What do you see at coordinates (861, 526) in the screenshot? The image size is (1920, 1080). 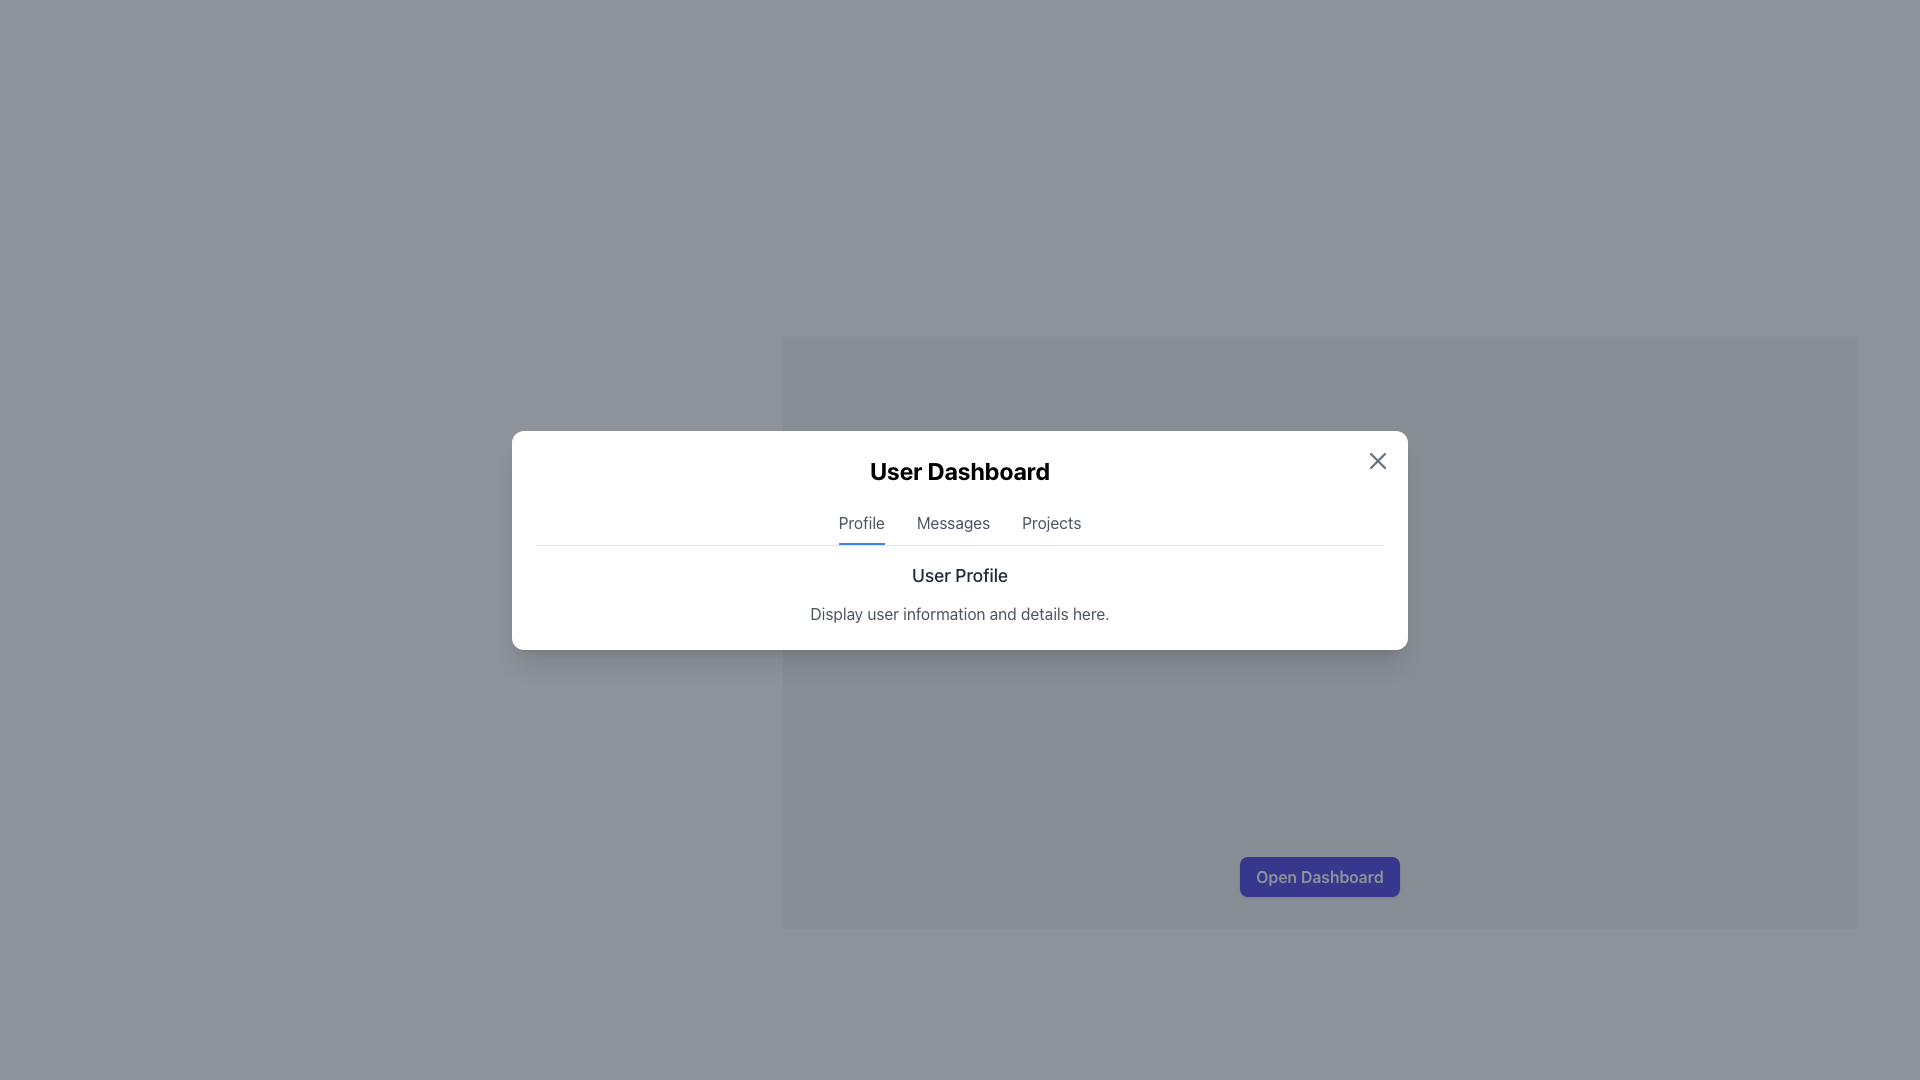 I see `the user profile navigation tab located in the first position of the tab bar within the 'User Dashboard' modal` at bounding box center [861, 526].